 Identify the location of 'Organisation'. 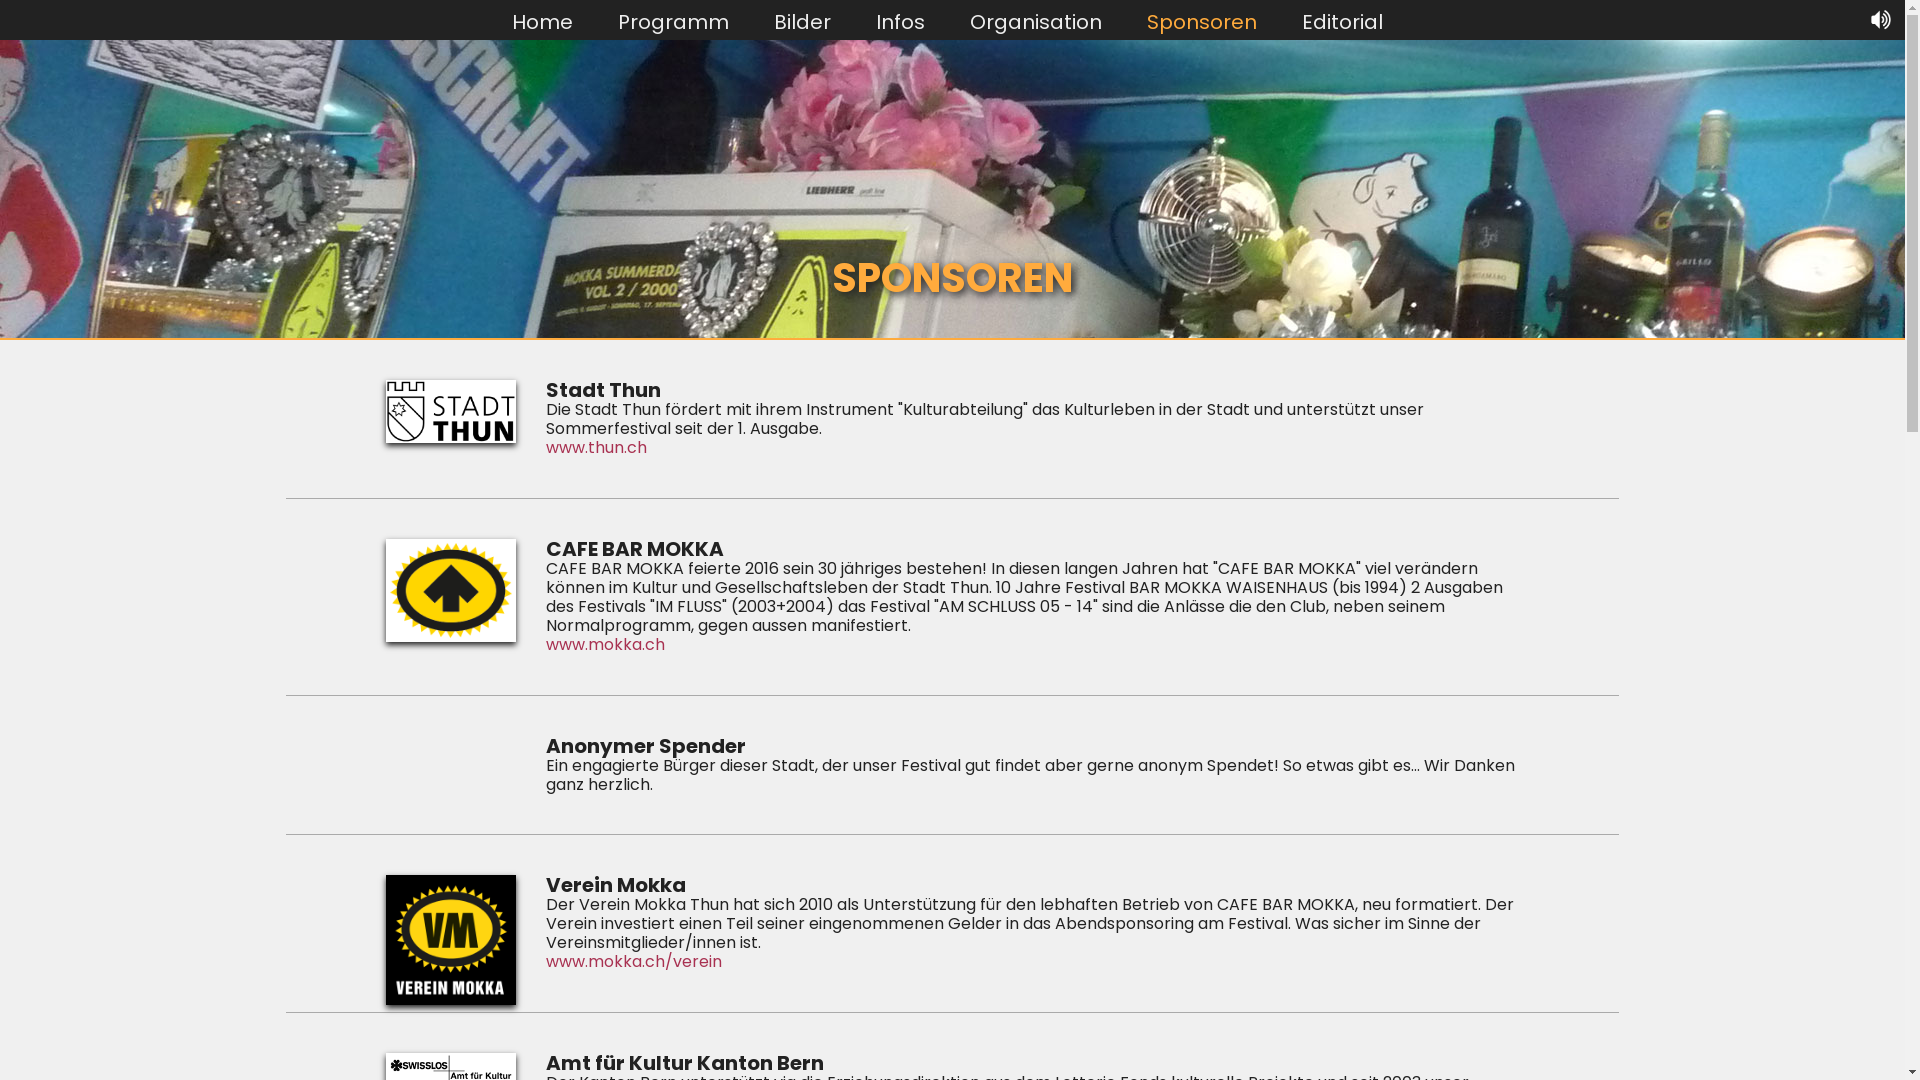
(1036, 20).